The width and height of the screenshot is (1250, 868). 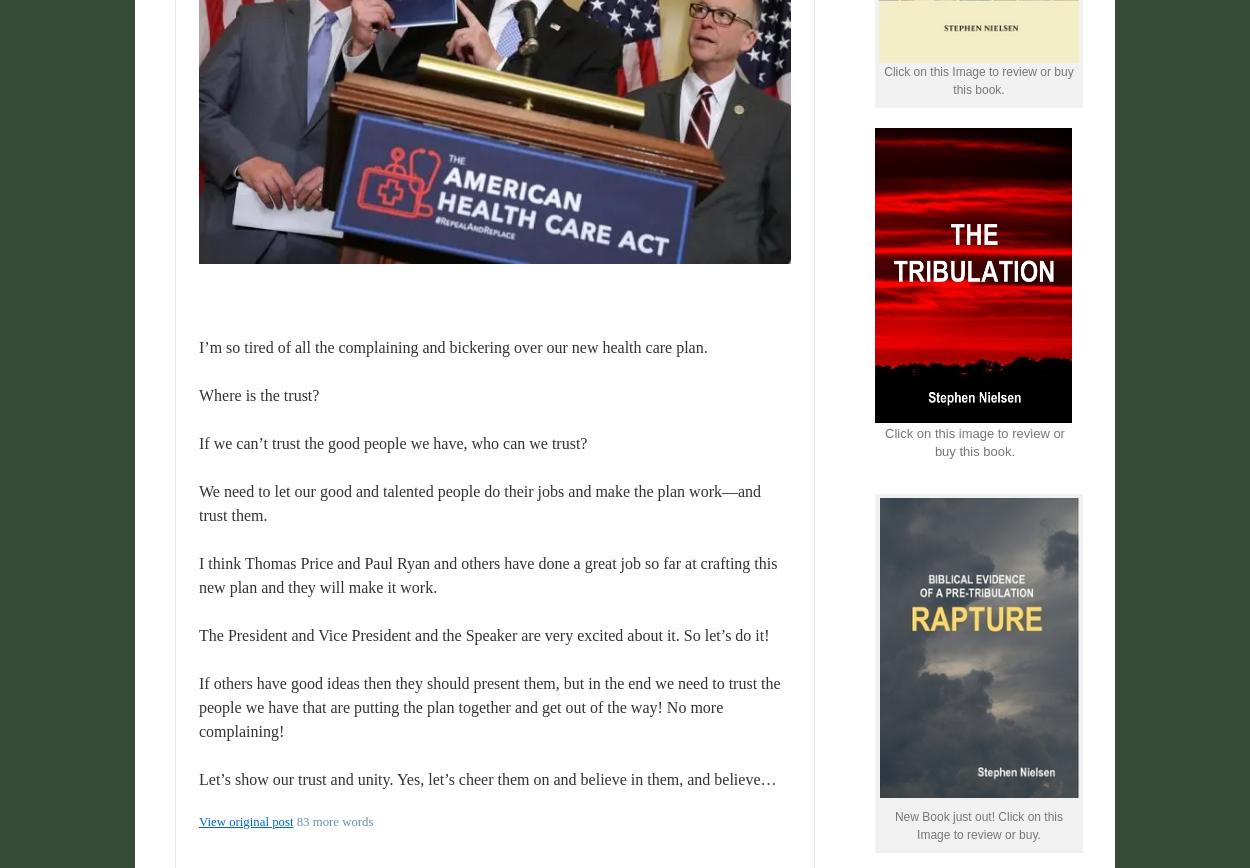 I want to click on 'Where is the trust?', so click(x=198, y=394).